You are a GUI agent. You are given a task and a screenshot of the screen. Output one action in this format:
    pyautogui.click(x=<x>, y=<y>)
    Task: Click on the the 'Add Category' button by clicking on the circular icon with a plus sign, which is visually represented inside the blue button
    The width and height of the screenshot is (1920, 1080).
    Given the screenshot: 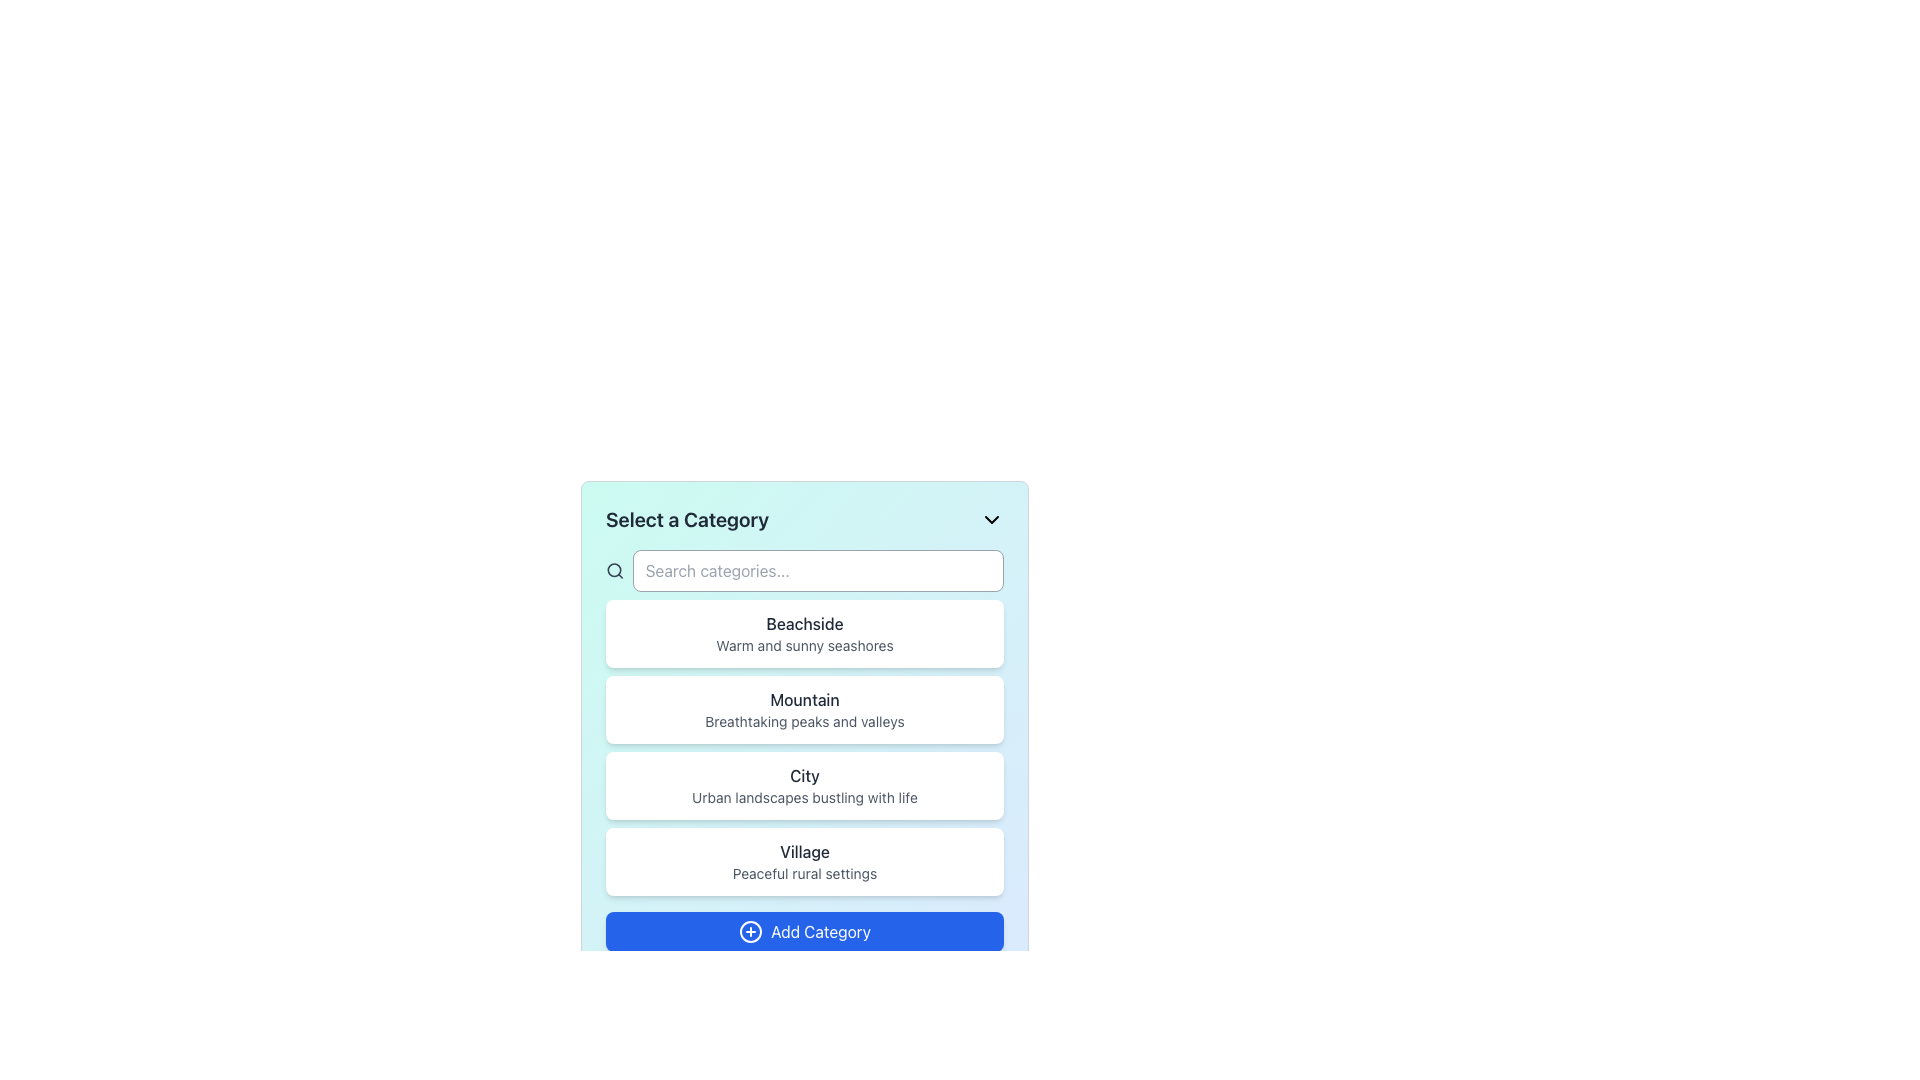 What is the action you would take?
    pyautogui.click(x=750, y=932)
    